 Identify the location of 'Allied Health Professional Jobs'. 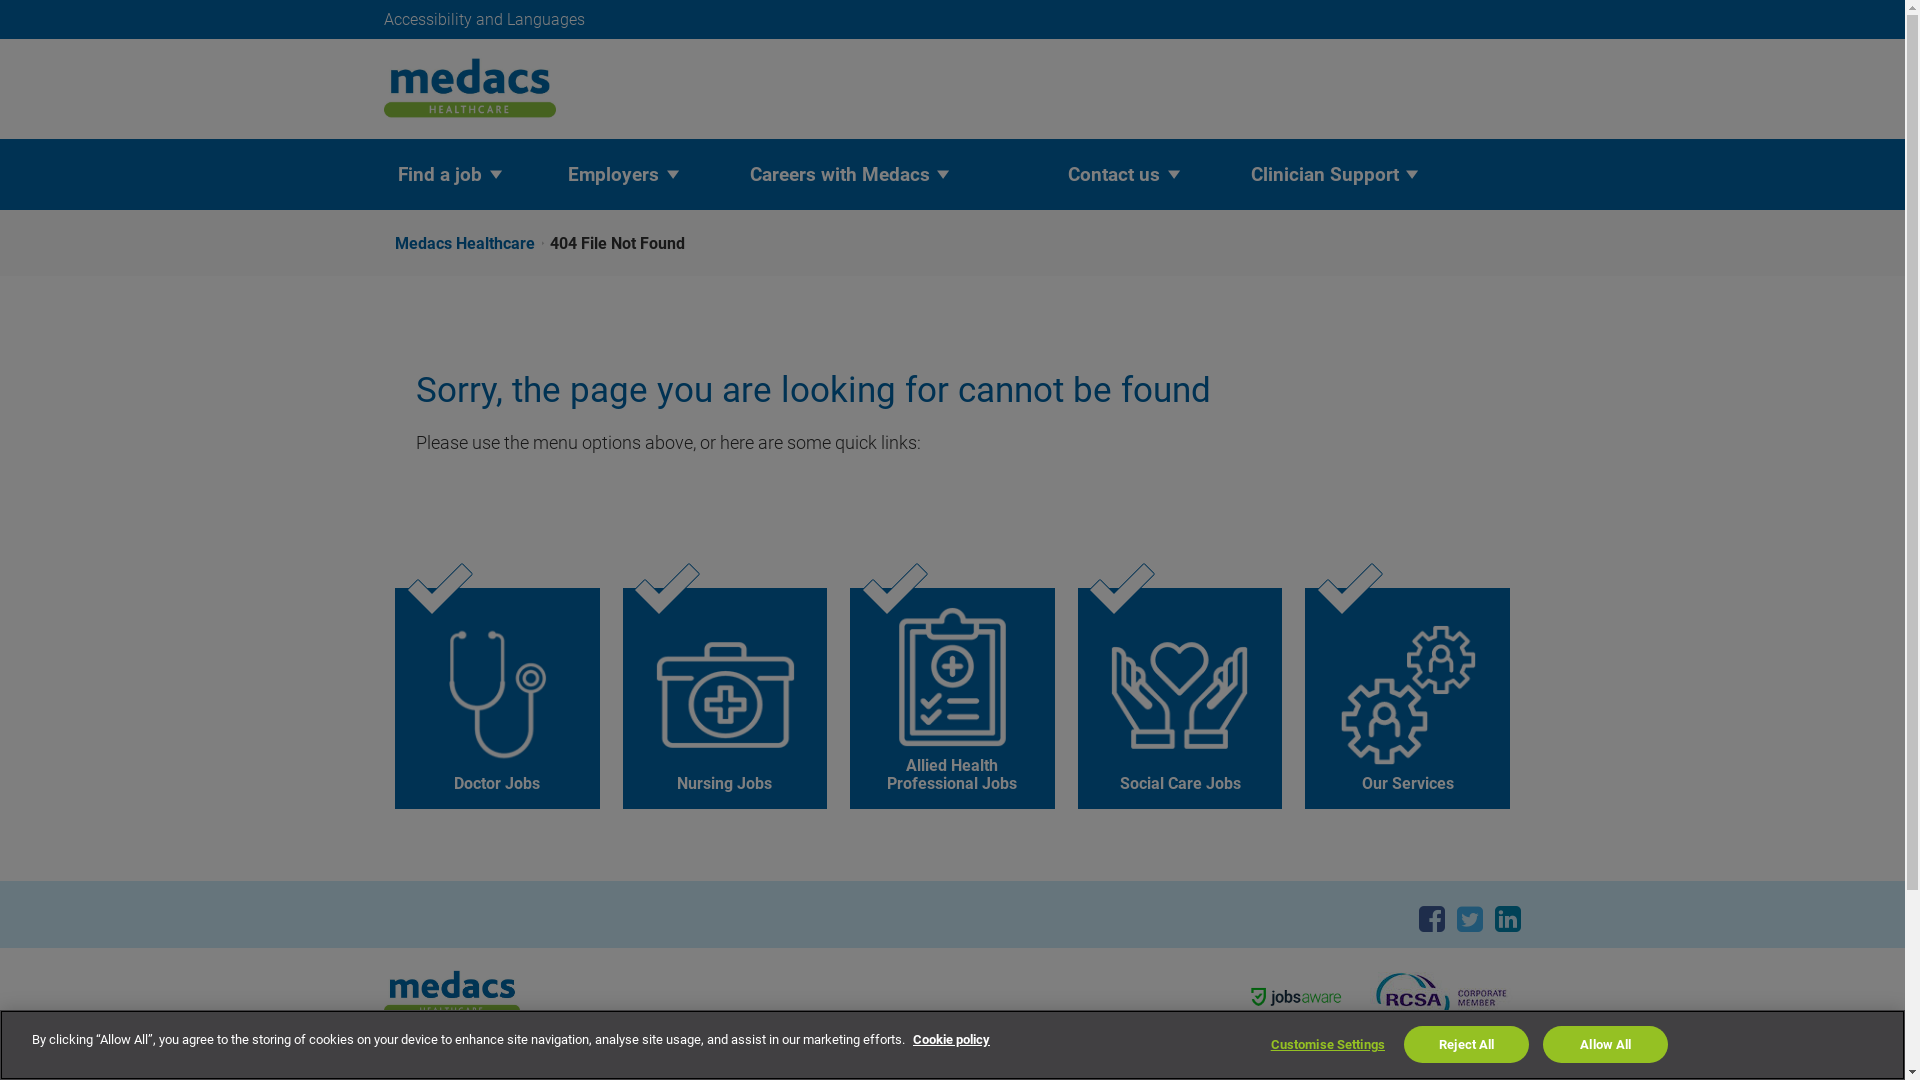
(849, 697).